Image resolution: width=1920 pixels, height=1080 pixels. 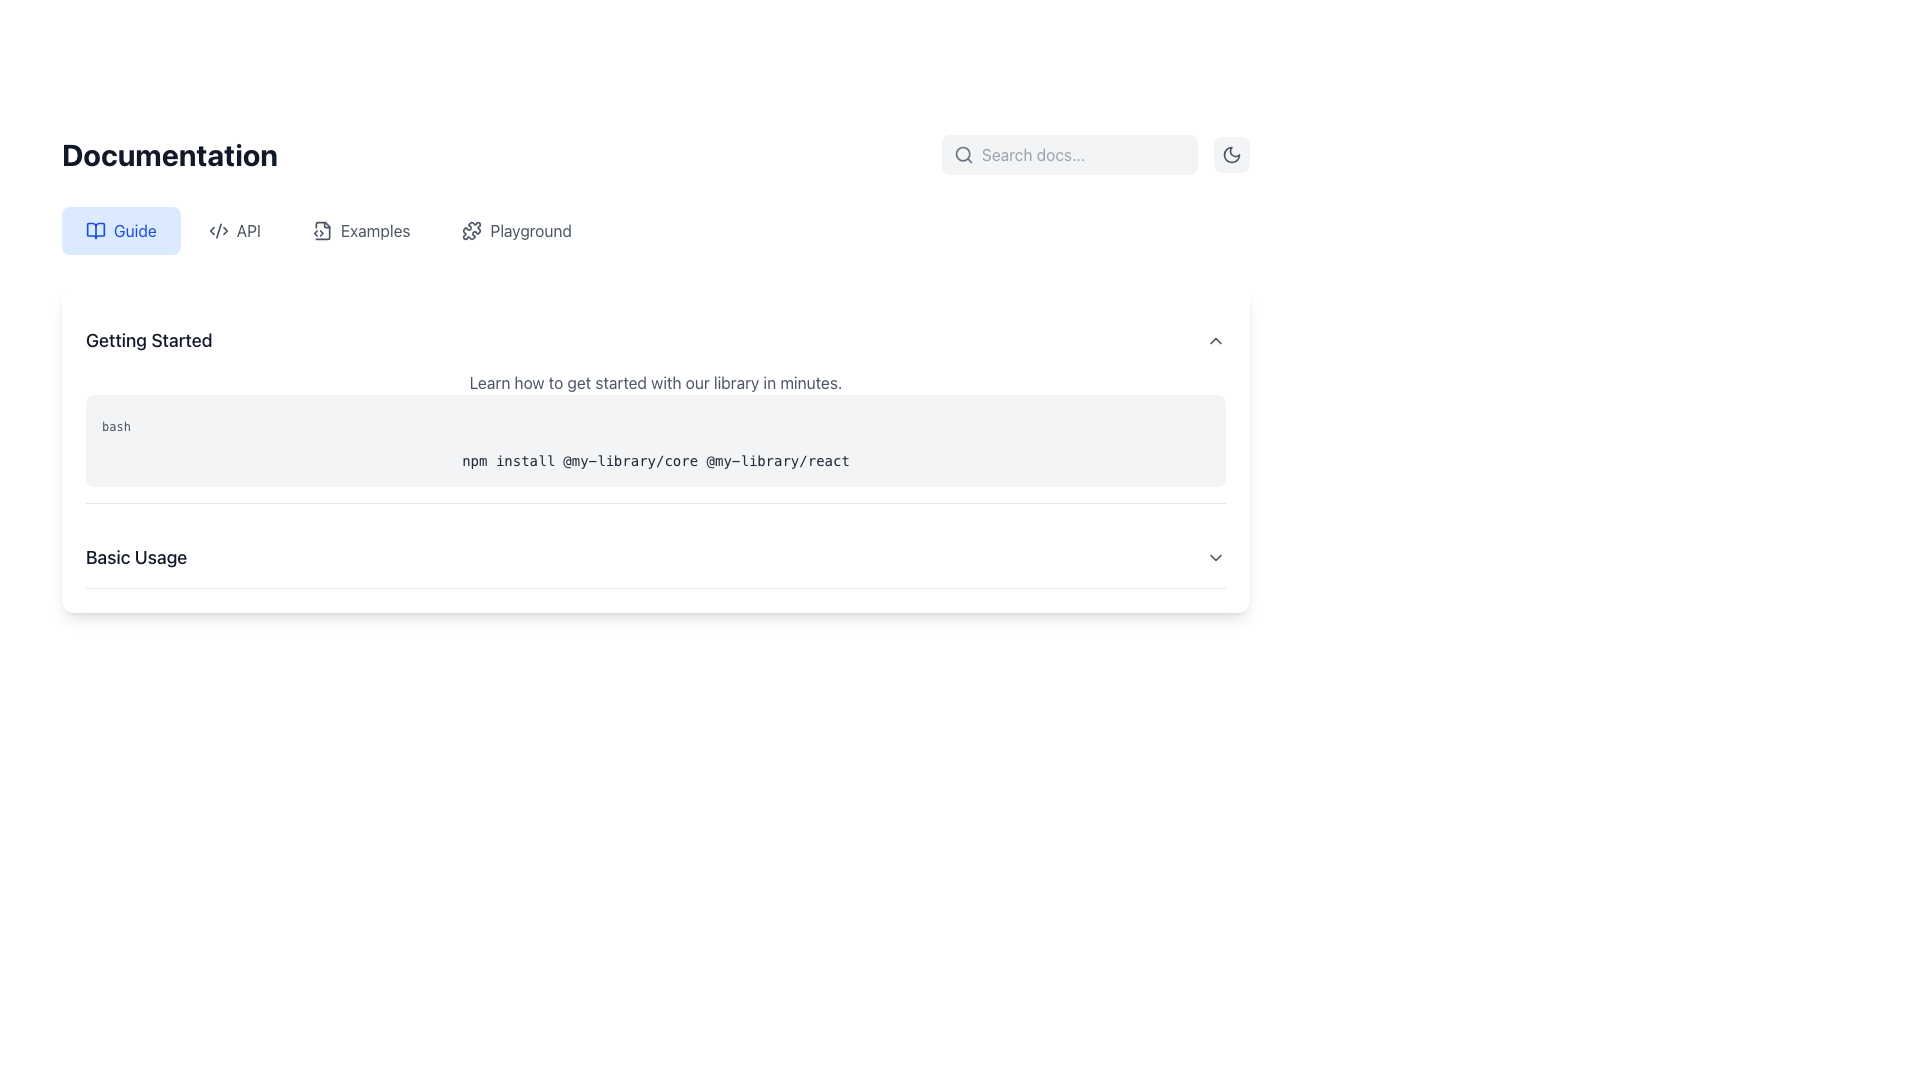 I want to click on the 'Guide' button, which is a rectangular button with rounded corners, light blue background, and bold blue text, positioned as the first item in the navigation header, so click(x=120, y=230).